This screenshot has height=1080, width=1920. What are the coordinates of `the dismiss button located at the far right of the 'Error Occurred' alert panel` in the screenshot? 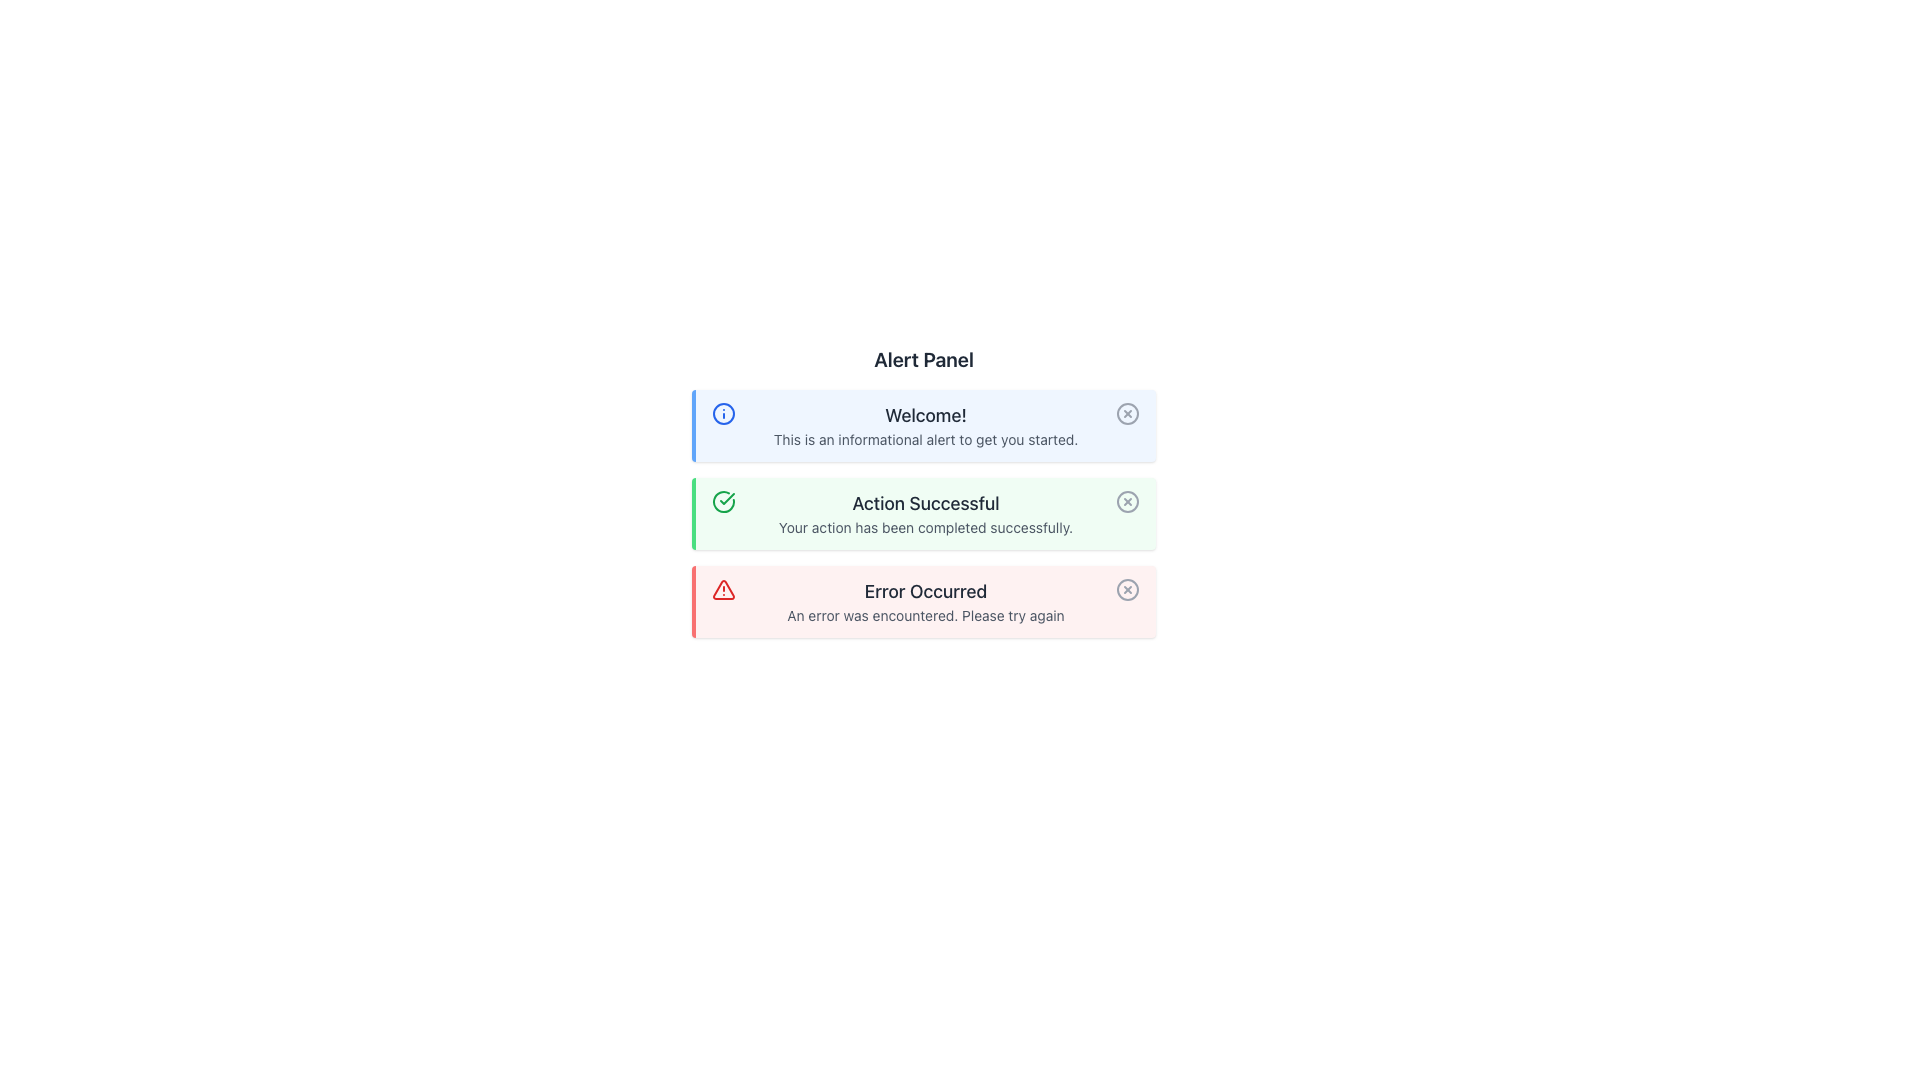 It's located at (1128, 589).